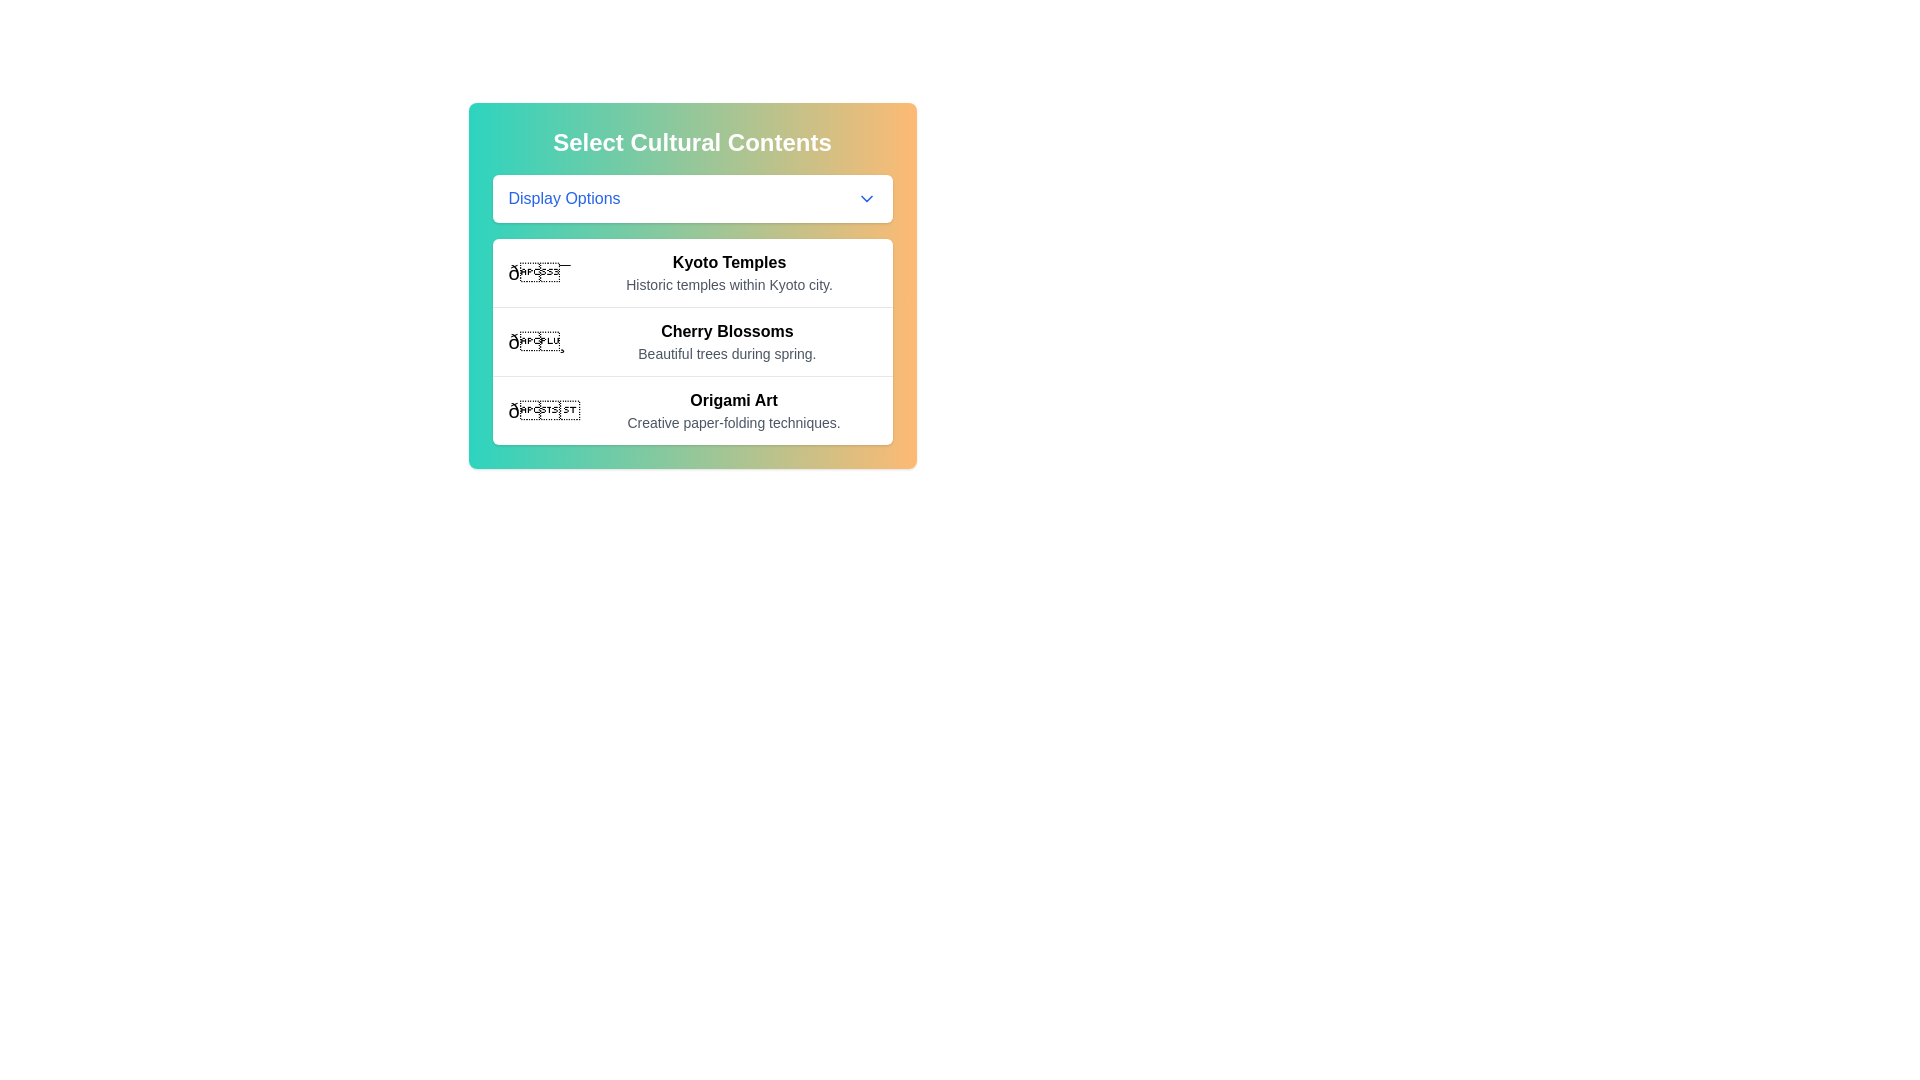 The height and width of the screenshot is (1080, 1920). What do you see at coordinates (866, 199) in the screenshot?
I see `the downward-pointing chevron icon located at the far right end of the 'Display Options' button` at bounding box center [866, 199].